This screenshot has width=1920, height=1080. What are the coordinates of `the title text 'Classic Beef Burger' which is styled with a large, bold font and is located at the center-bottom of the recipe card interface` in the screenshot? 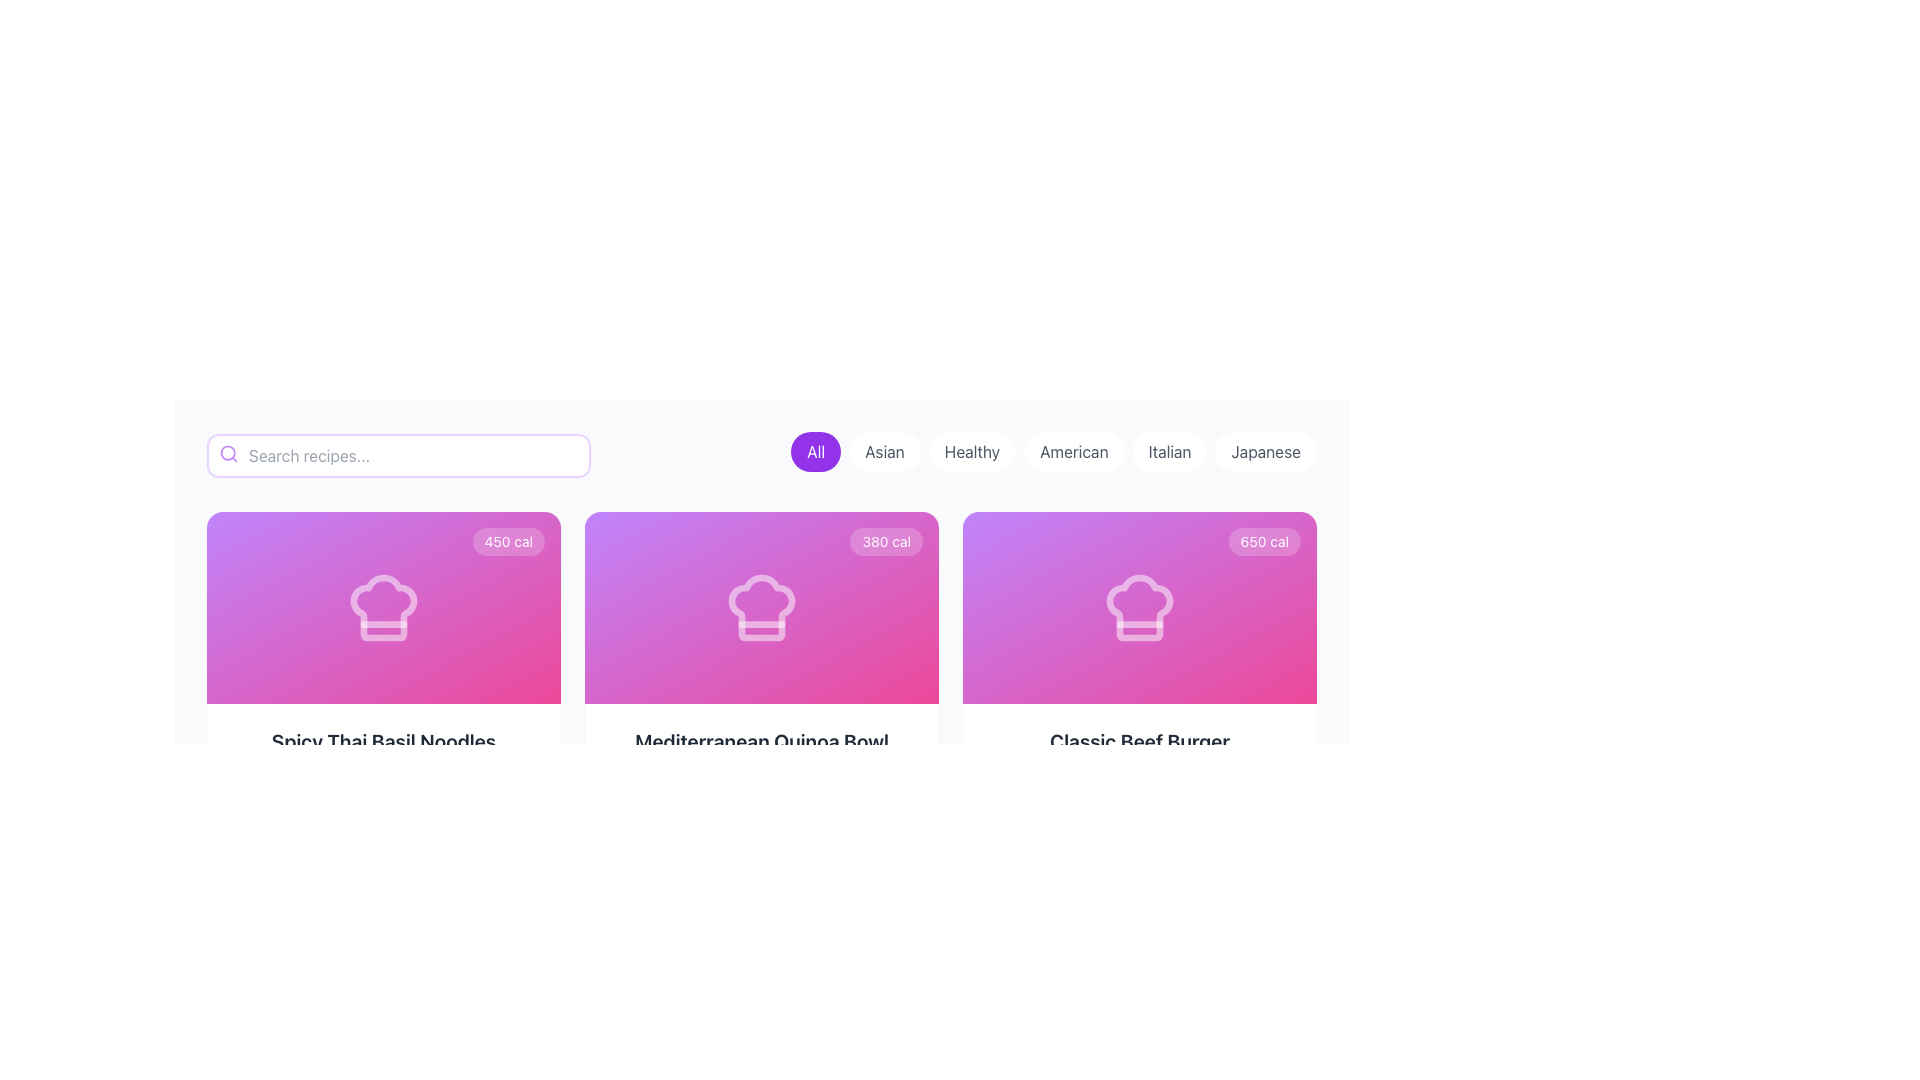 It's located at (1140, 741).